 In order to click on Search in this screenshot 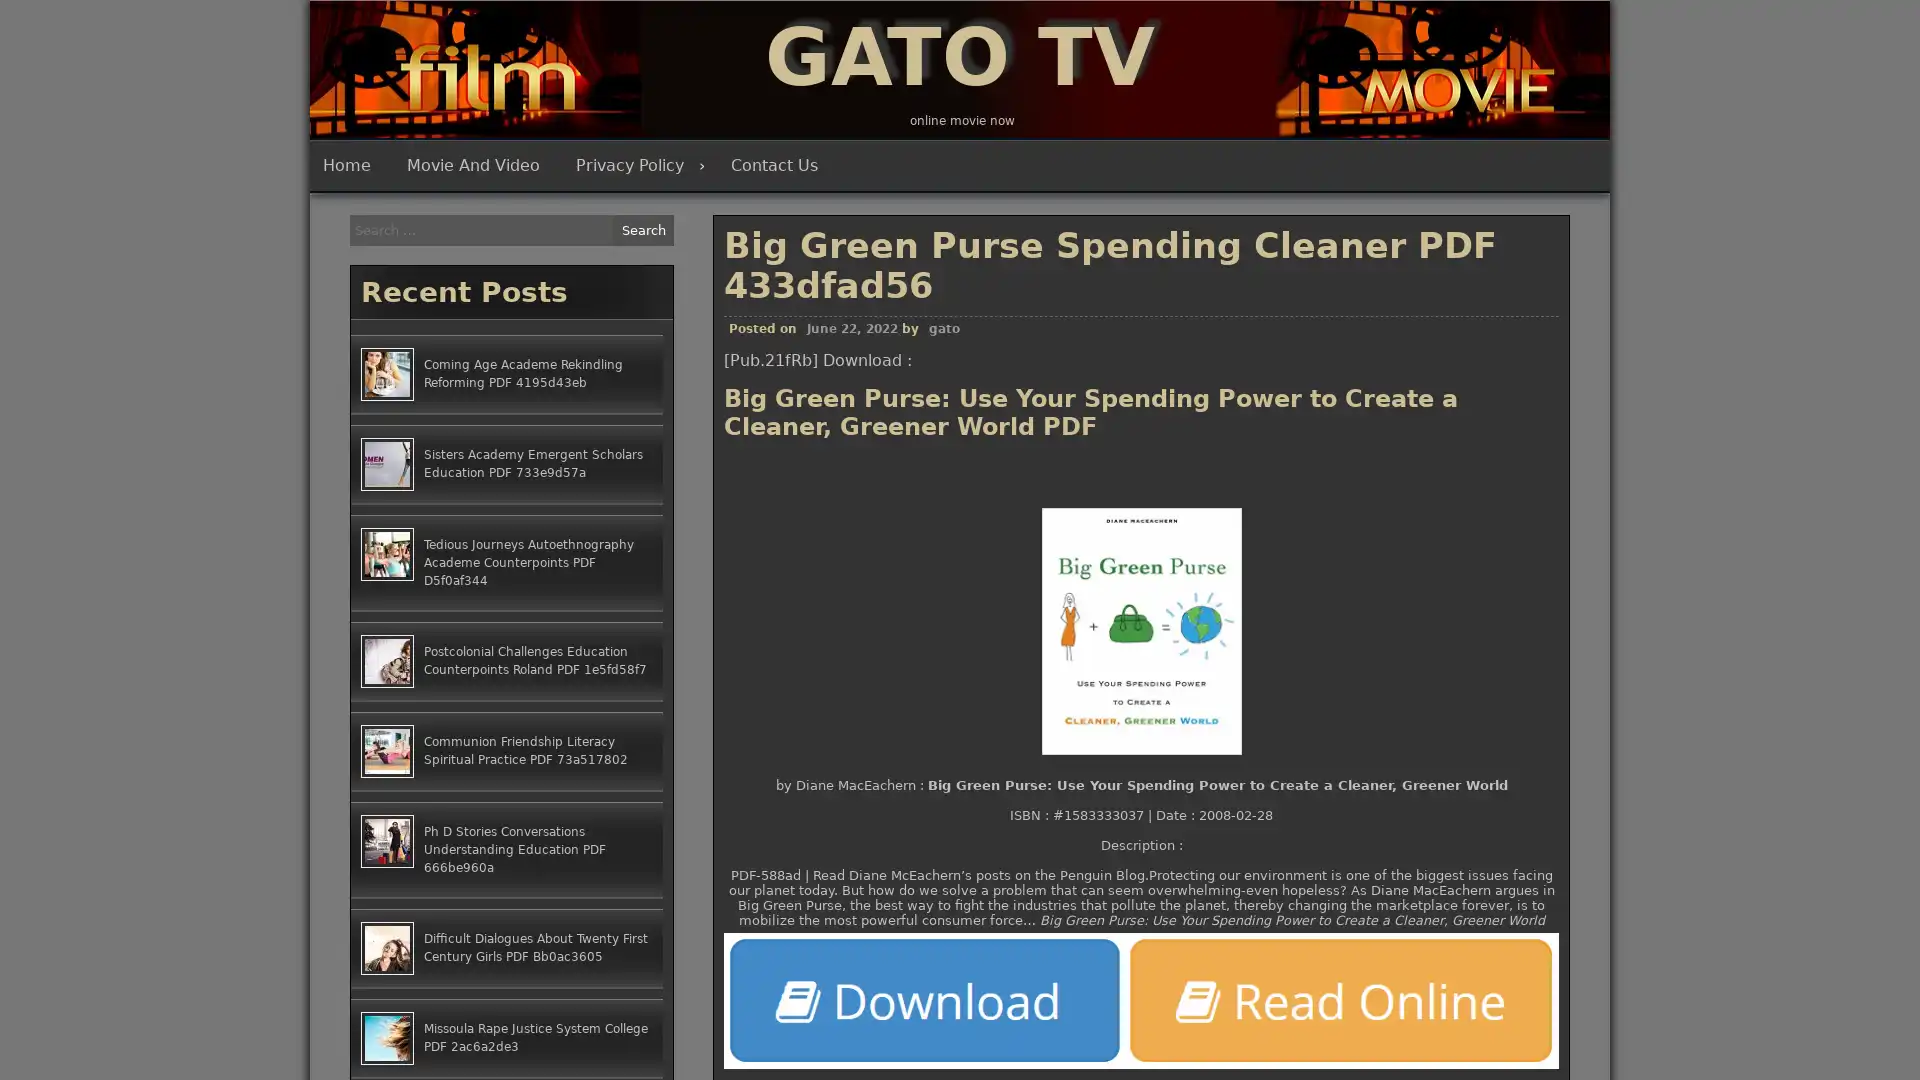, I will do `click(643, 229)`.